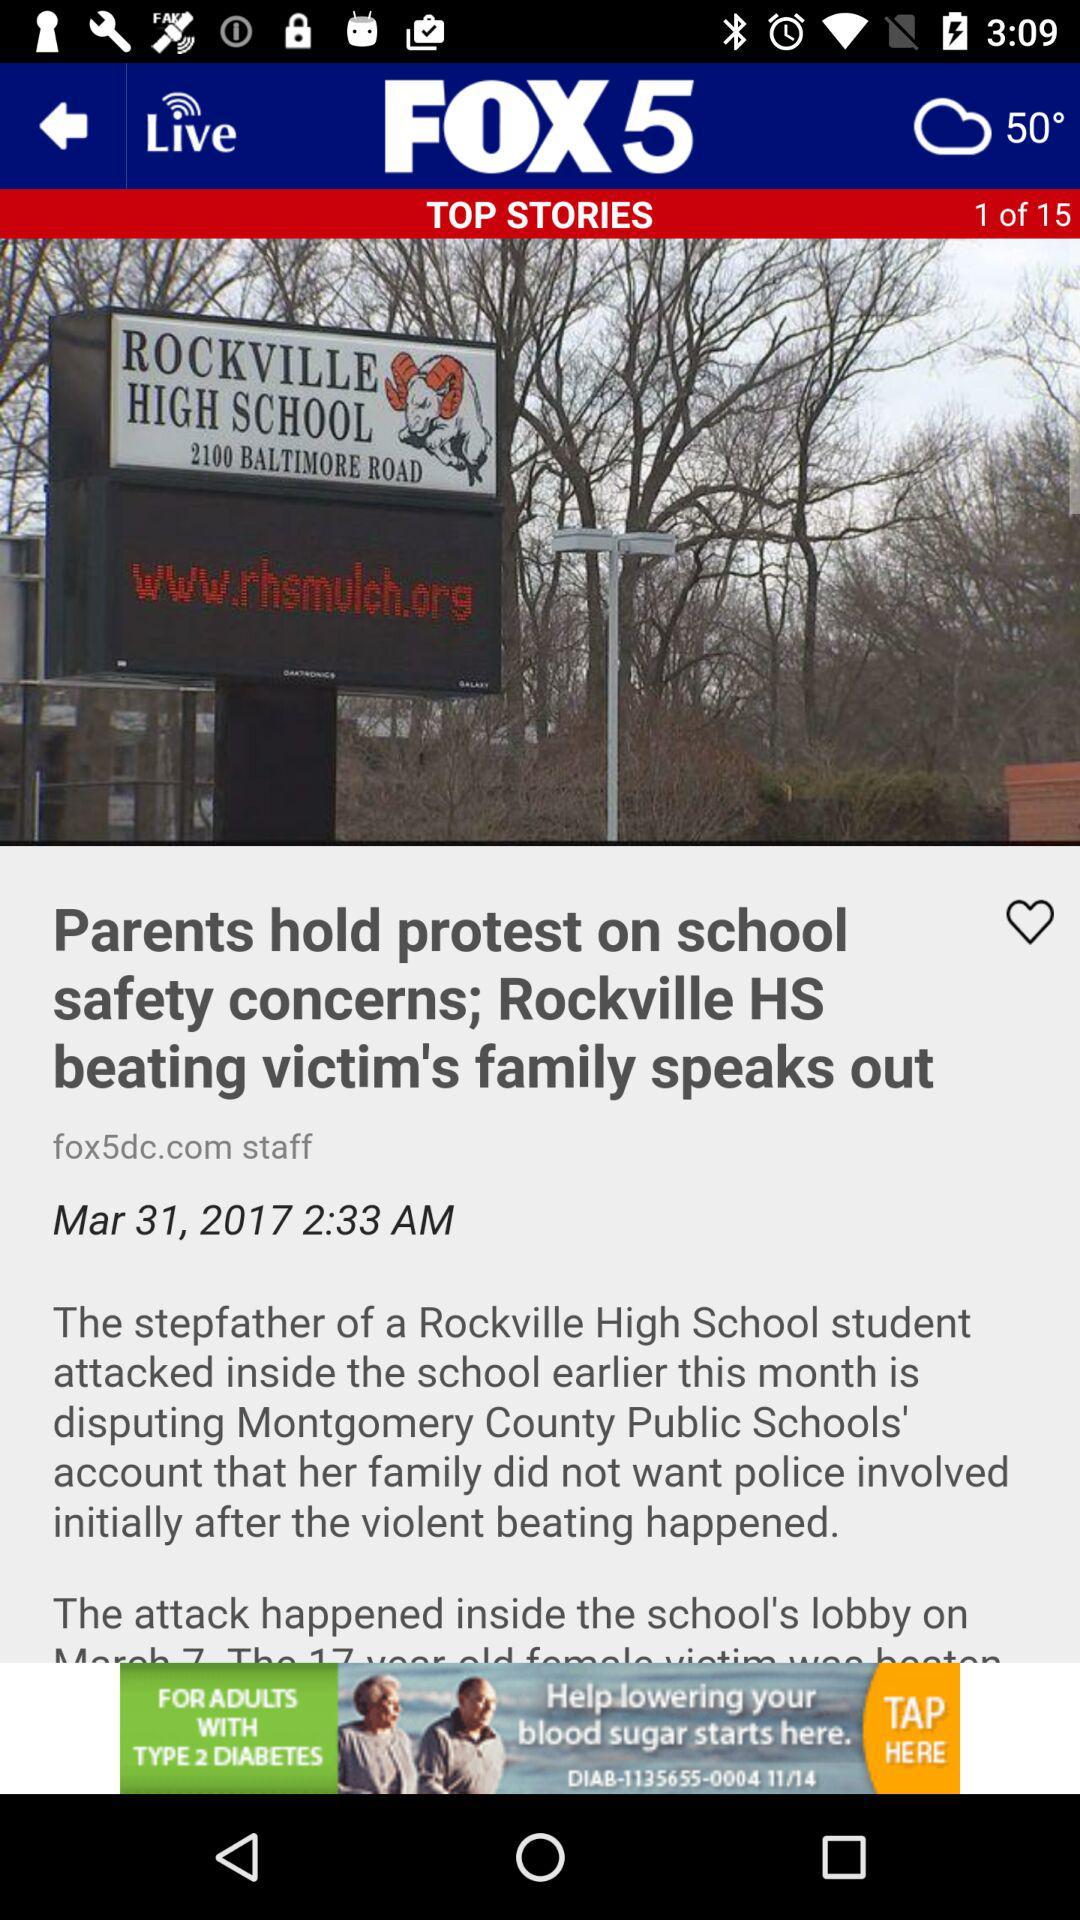 The width and height of the screenshot is (1080, 1920). Describe the element at coordinates (540, 1253) in the screenshot. I see `vedio detail read screen` at that location.